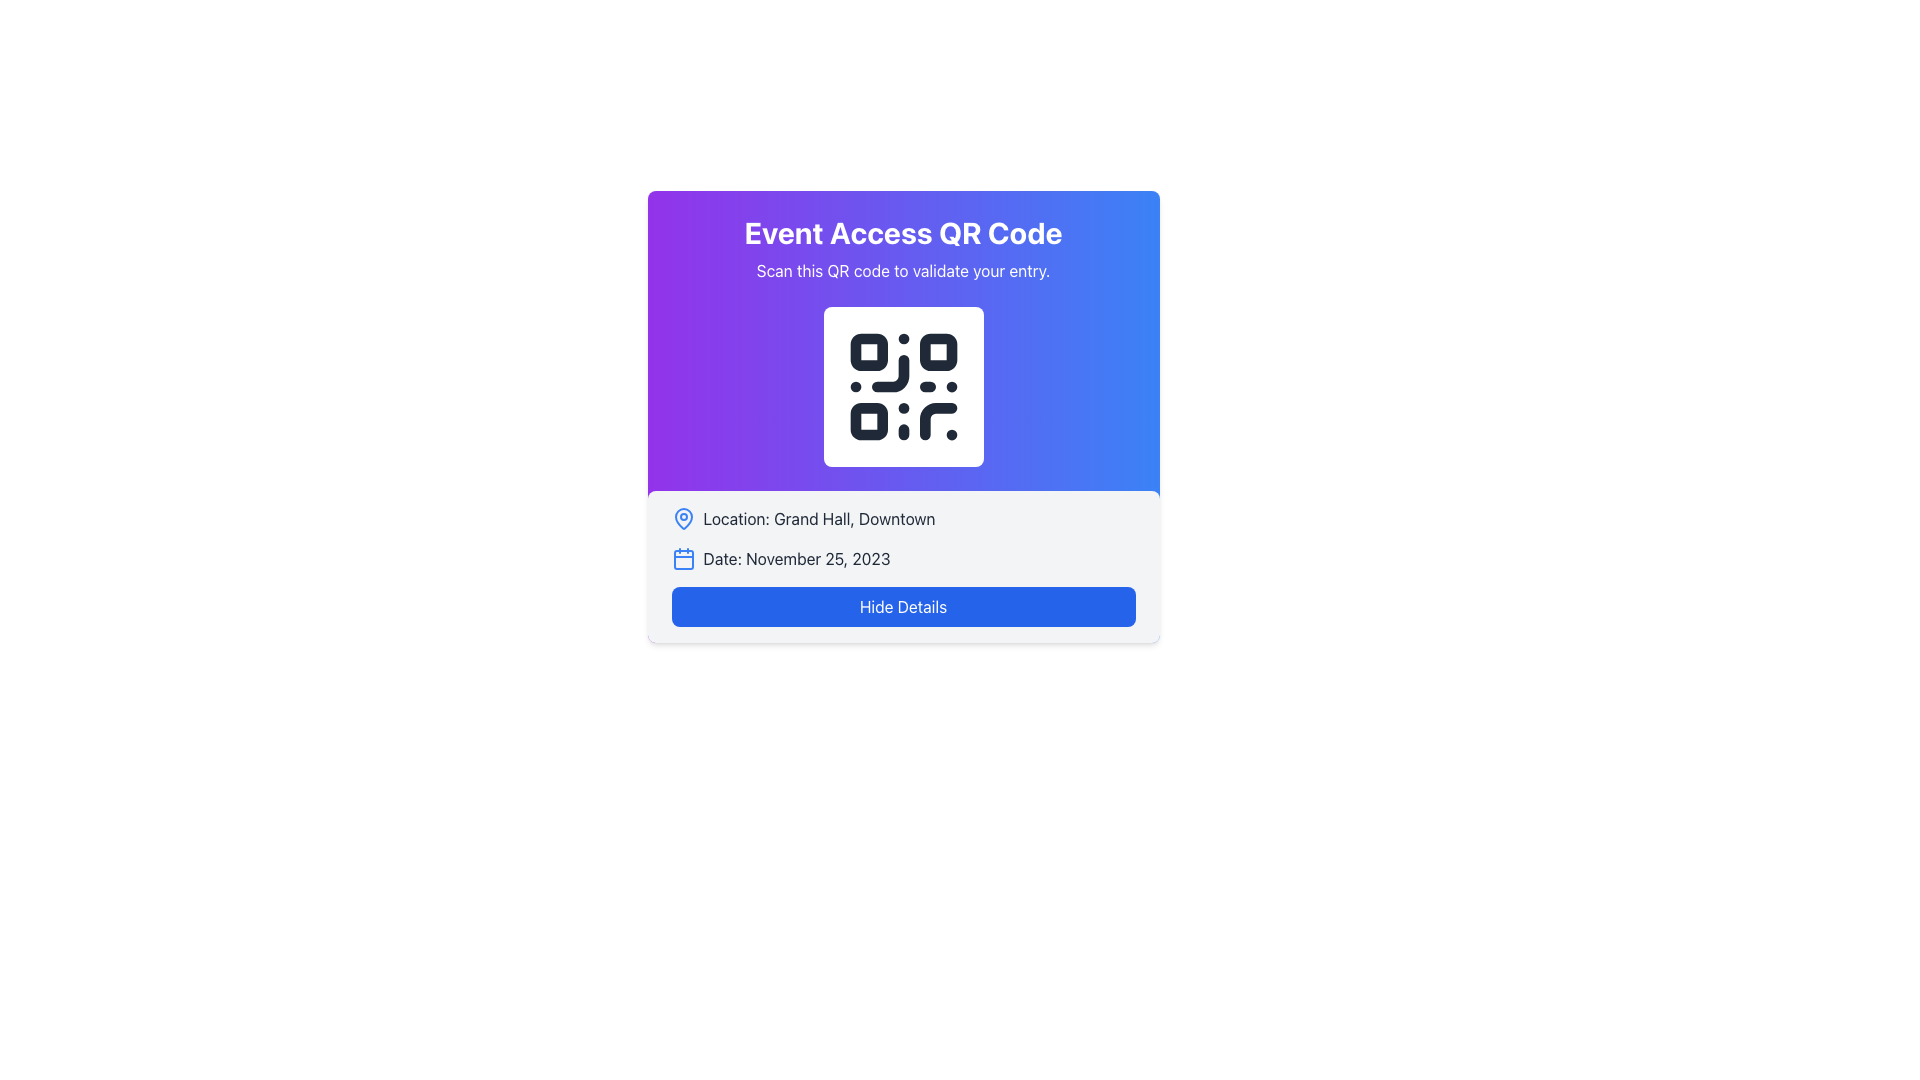 The width and height of the screenshot is (1920, 1080). Describe the element at coordinates (868, 420) in the screenshot. I see `the bottom-left corner of the QR code module, which is a small black square with rounded corners, prominently displayed in the center of the interface against a gradient background` at that location.